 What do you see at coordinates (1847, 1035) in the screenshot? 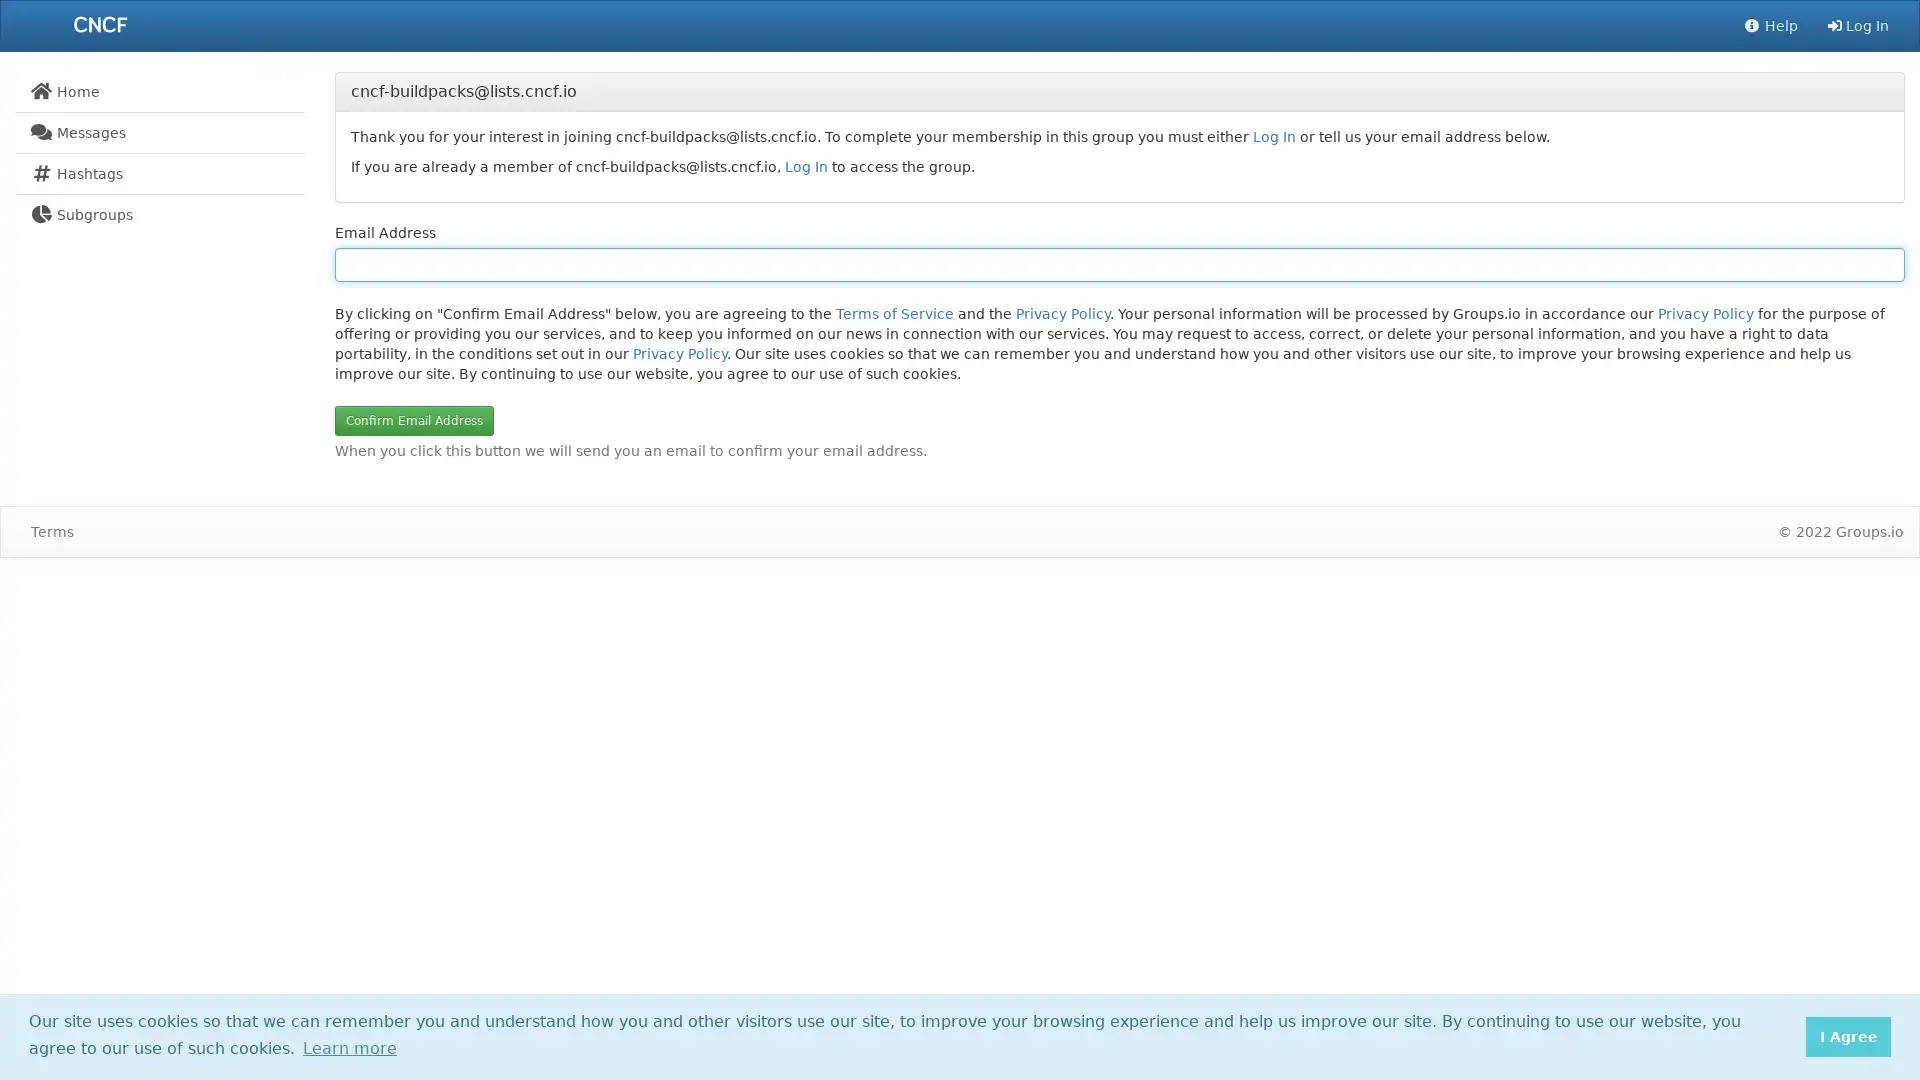
I see `dismiss cookie message` at bounding box center [1847, 1035].